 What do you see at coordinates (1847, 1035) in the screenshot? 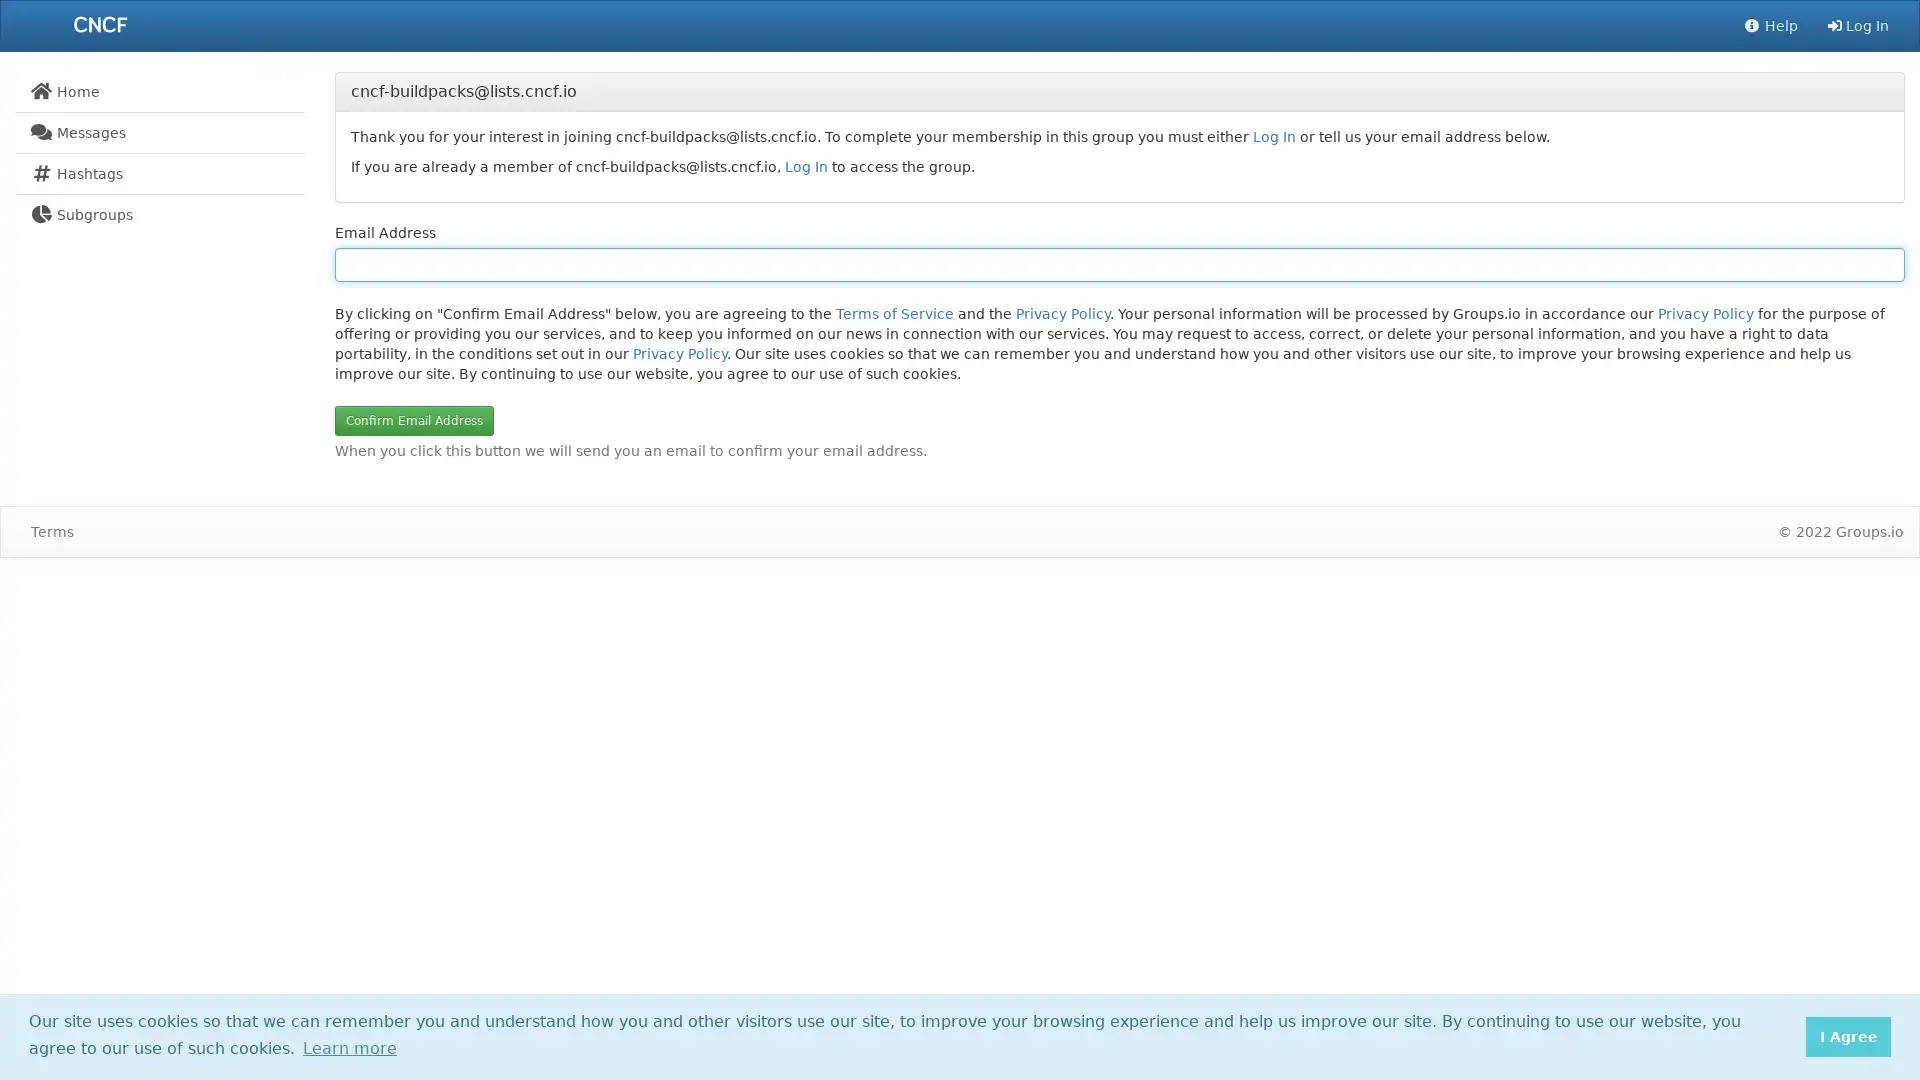
I see `dismiss cookie message` at bounding box center [1847, 1035].